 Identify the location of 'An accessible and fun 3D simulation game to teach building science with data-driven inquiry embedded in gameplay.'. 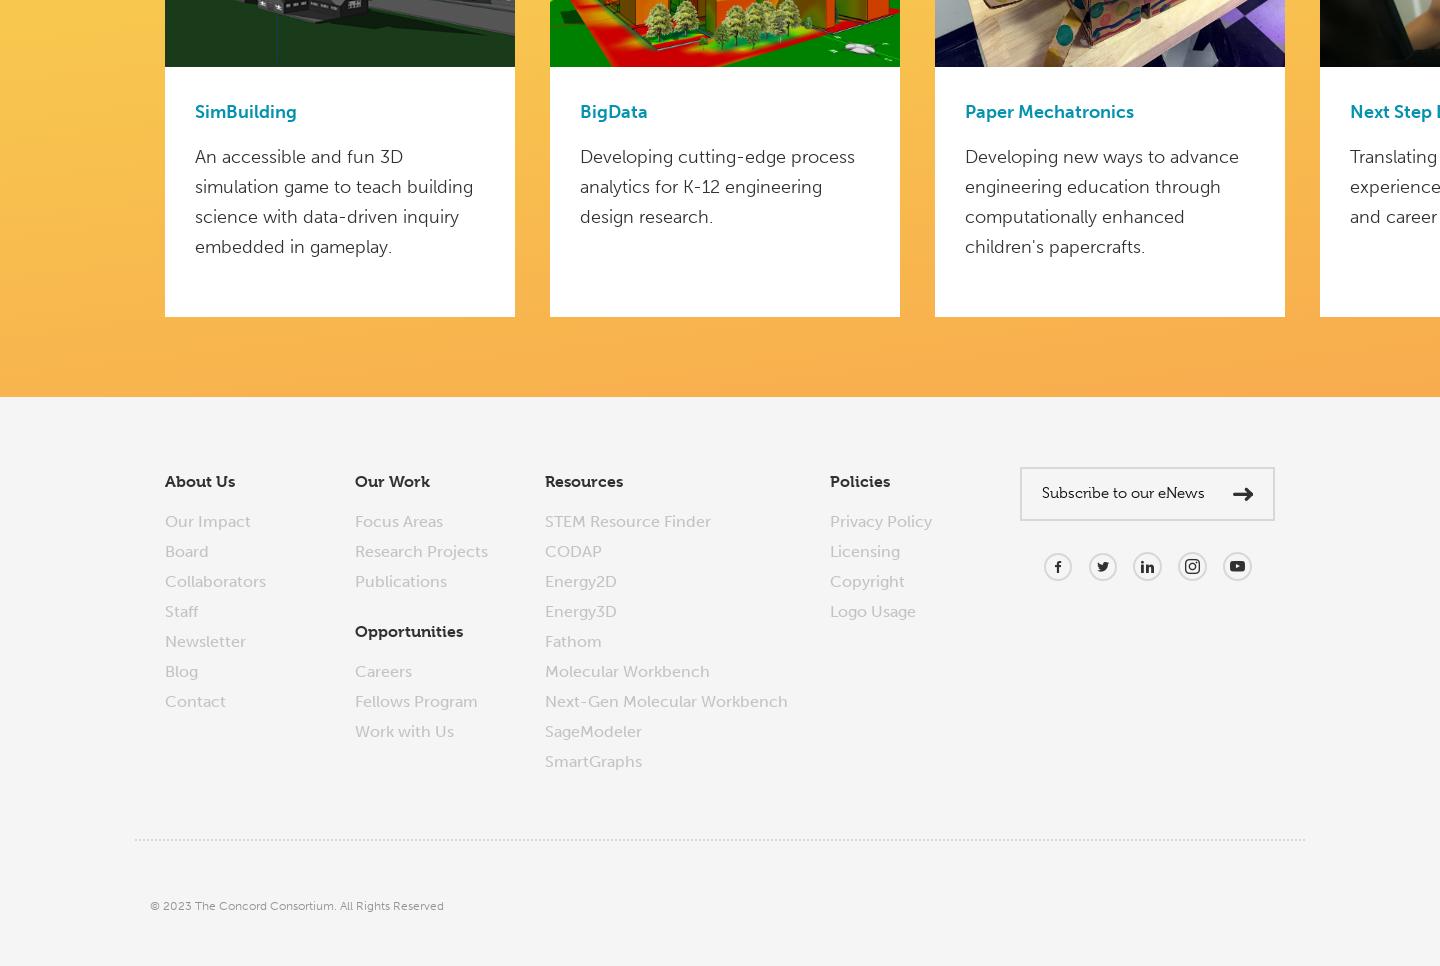
(194, 201).